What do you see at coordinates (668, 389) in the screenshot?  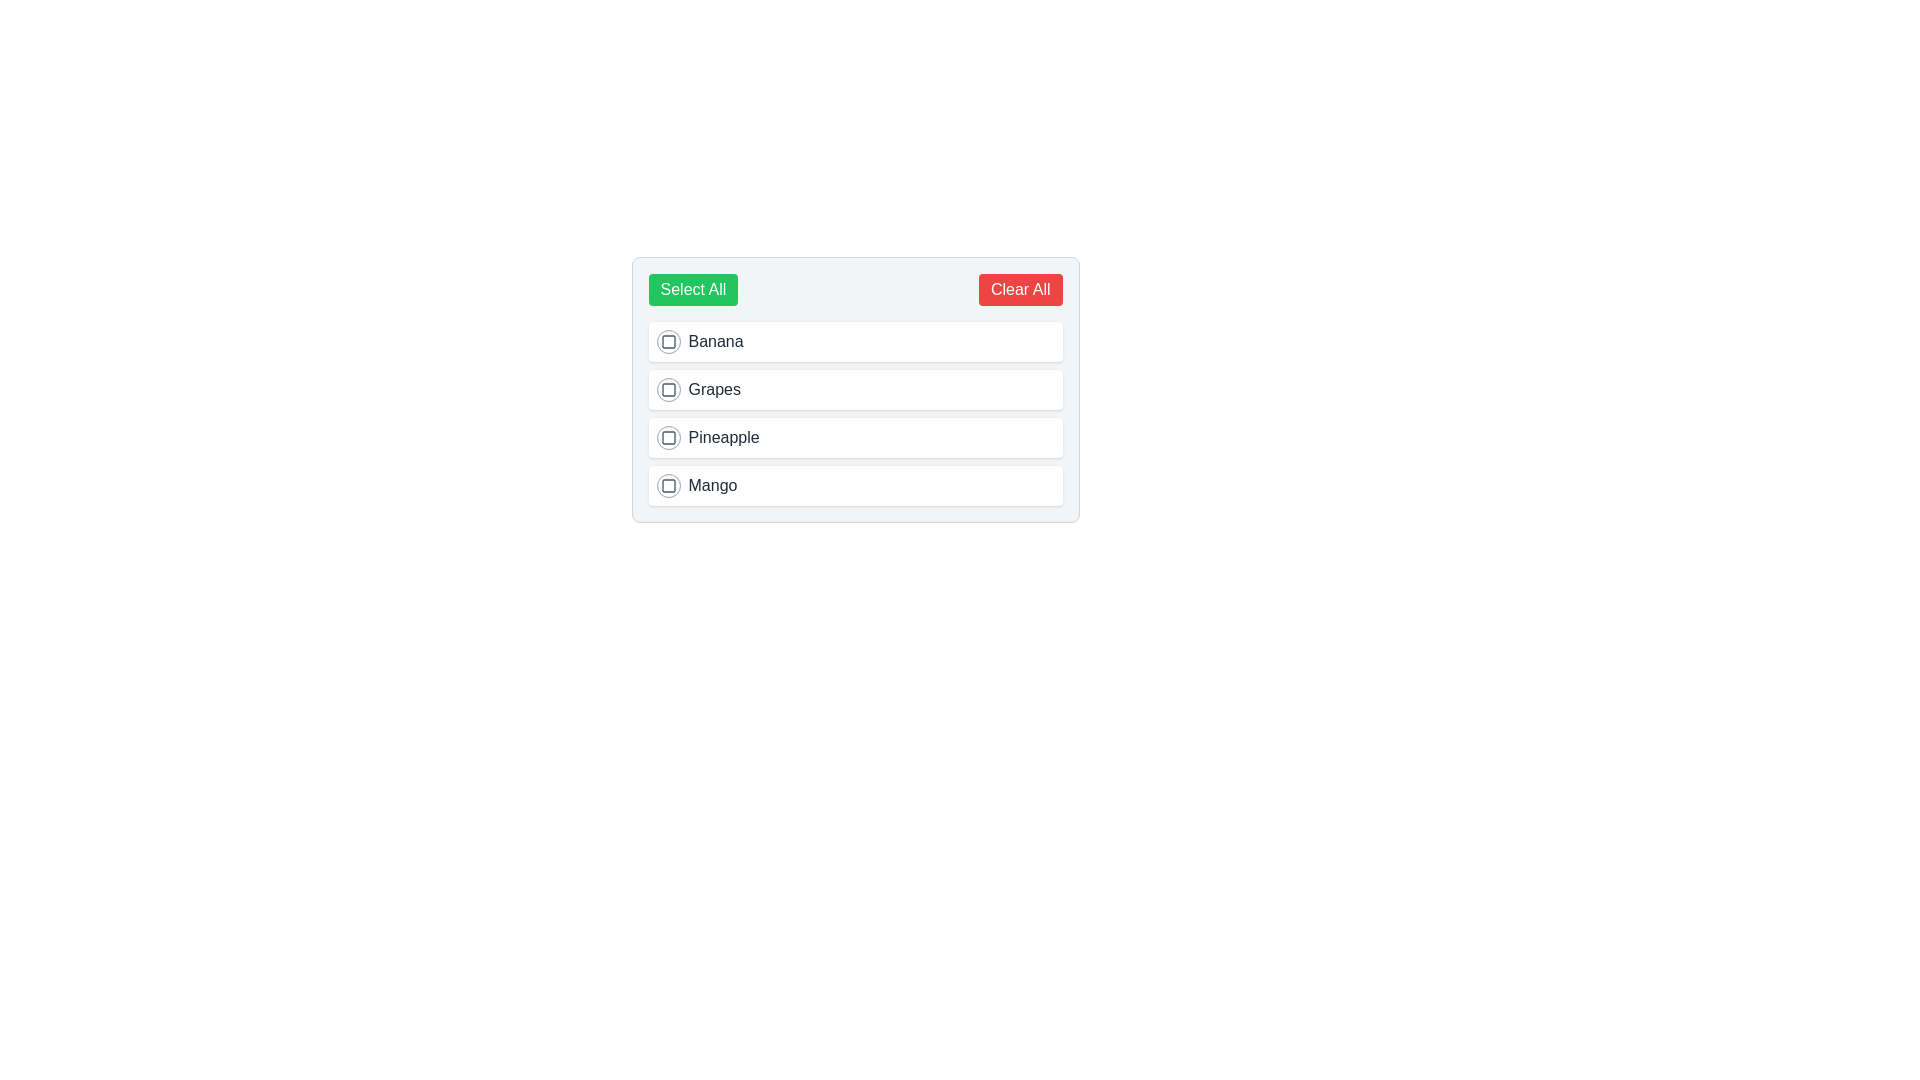 I see `the checkbox located to the left of the text 'Grapes'` at bounding box center [668, 389].